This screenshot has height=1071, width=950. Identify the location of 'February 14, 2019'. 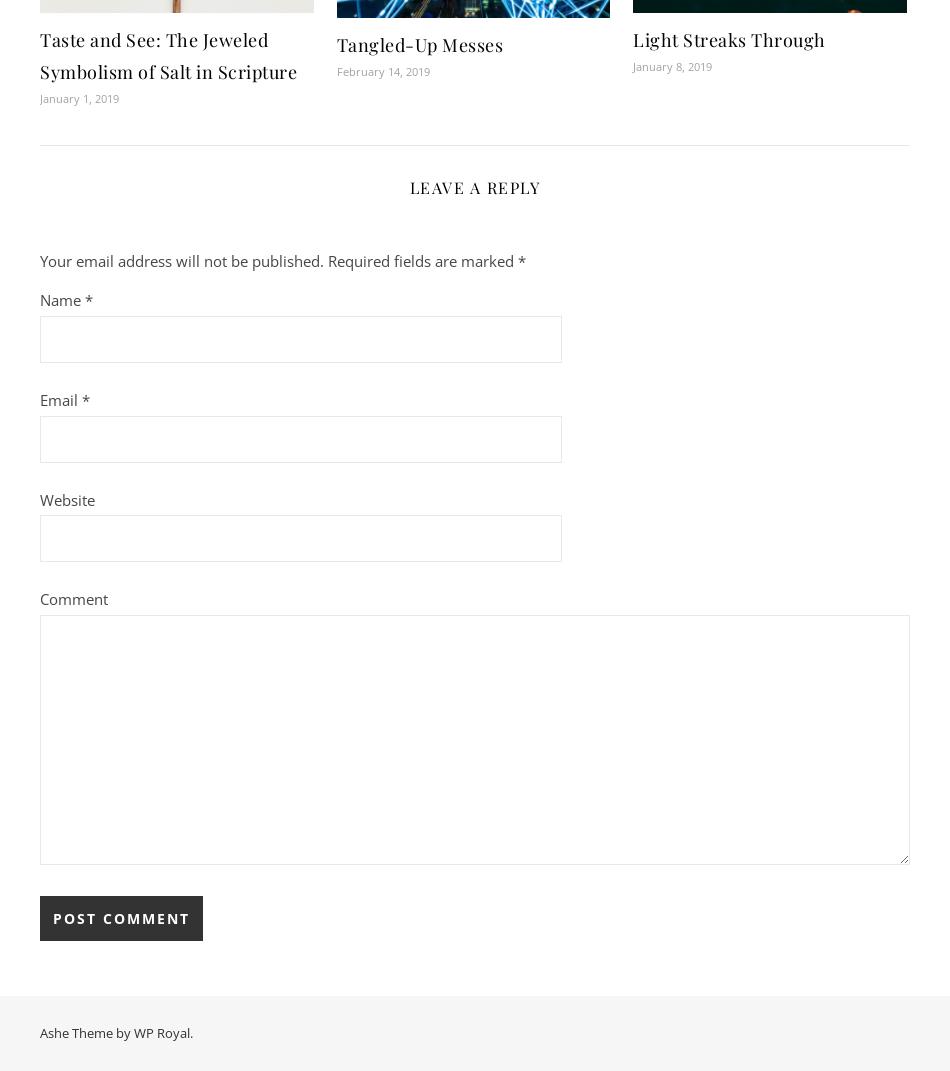
(335, 69).